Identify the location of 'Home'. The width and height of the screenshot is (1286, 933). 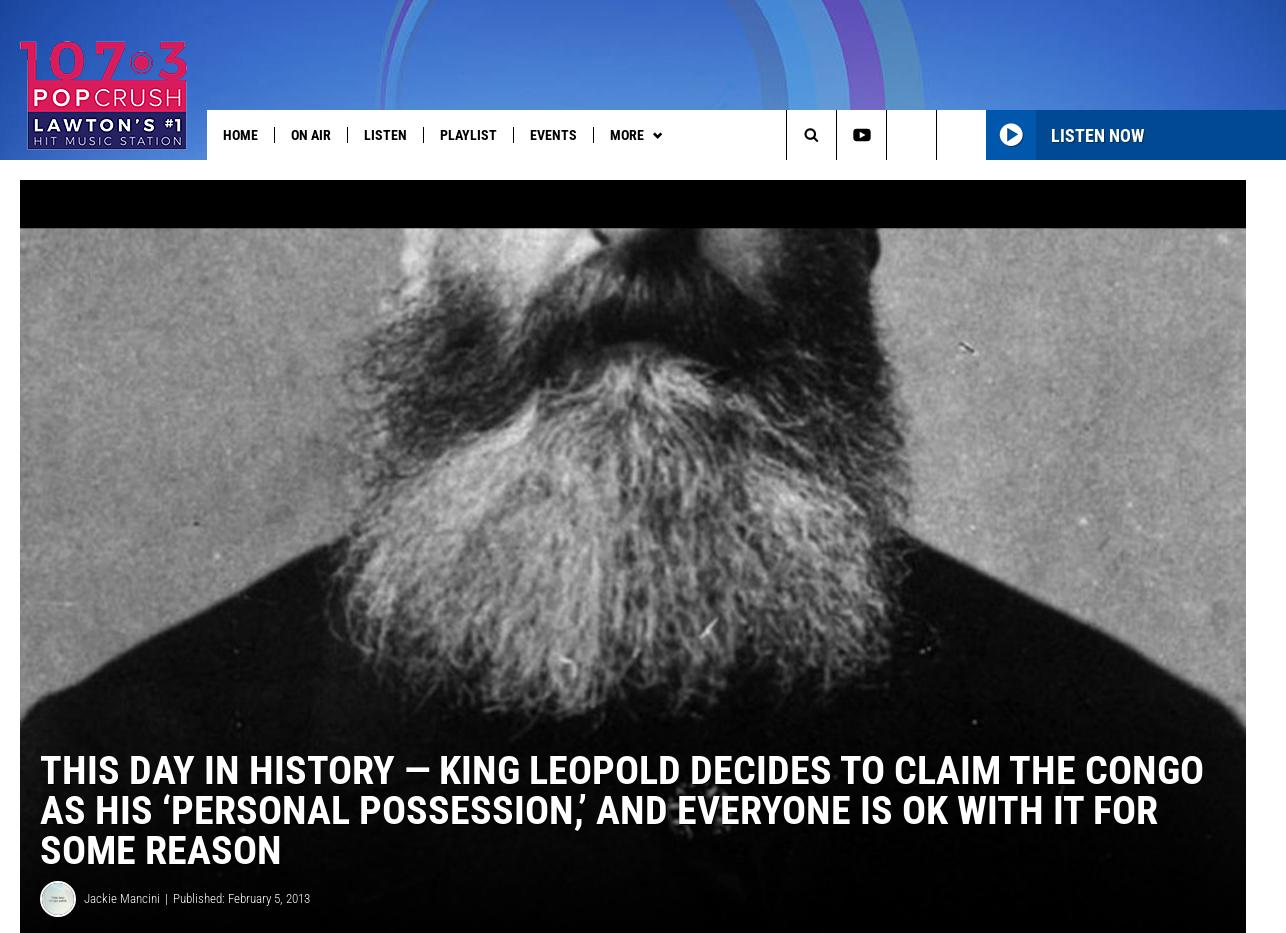
(222, 134).